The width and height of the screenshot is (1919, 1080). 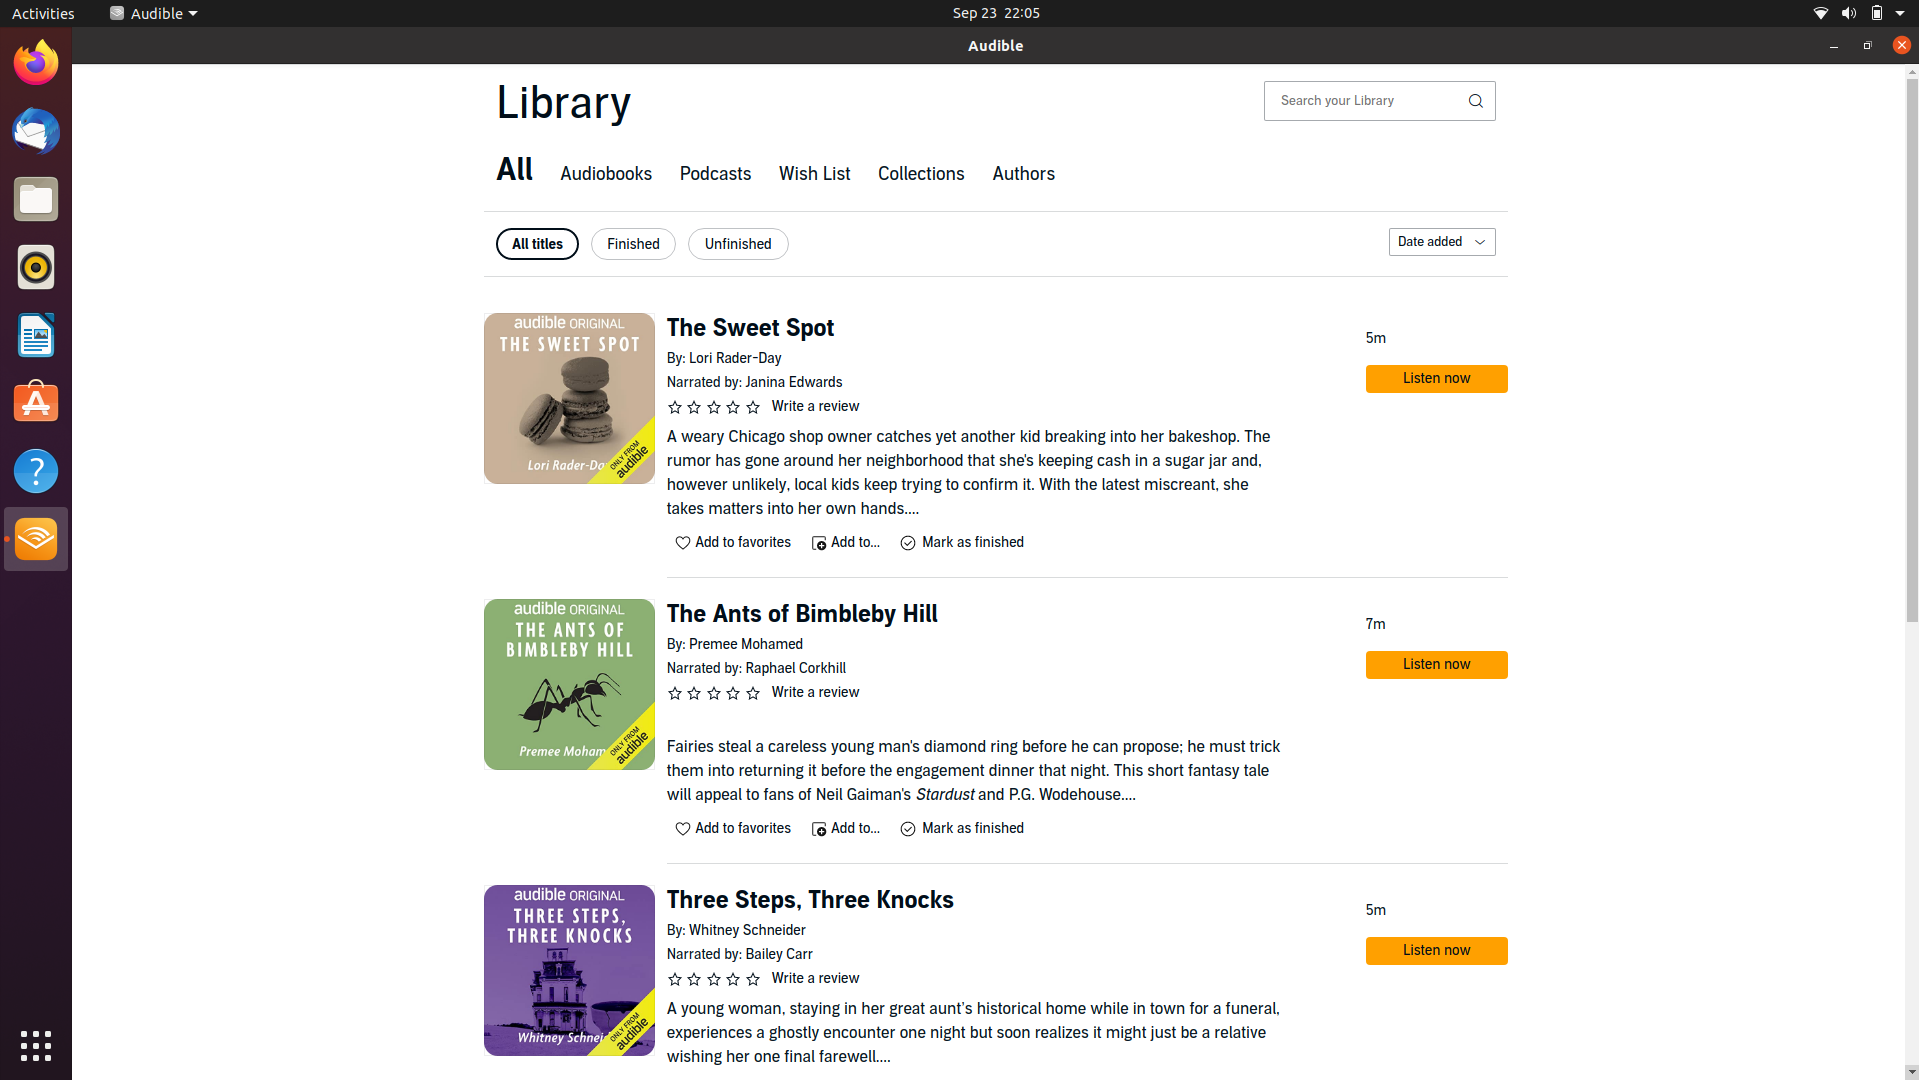 I want to click on authors section, so click(x=1022, y=175).